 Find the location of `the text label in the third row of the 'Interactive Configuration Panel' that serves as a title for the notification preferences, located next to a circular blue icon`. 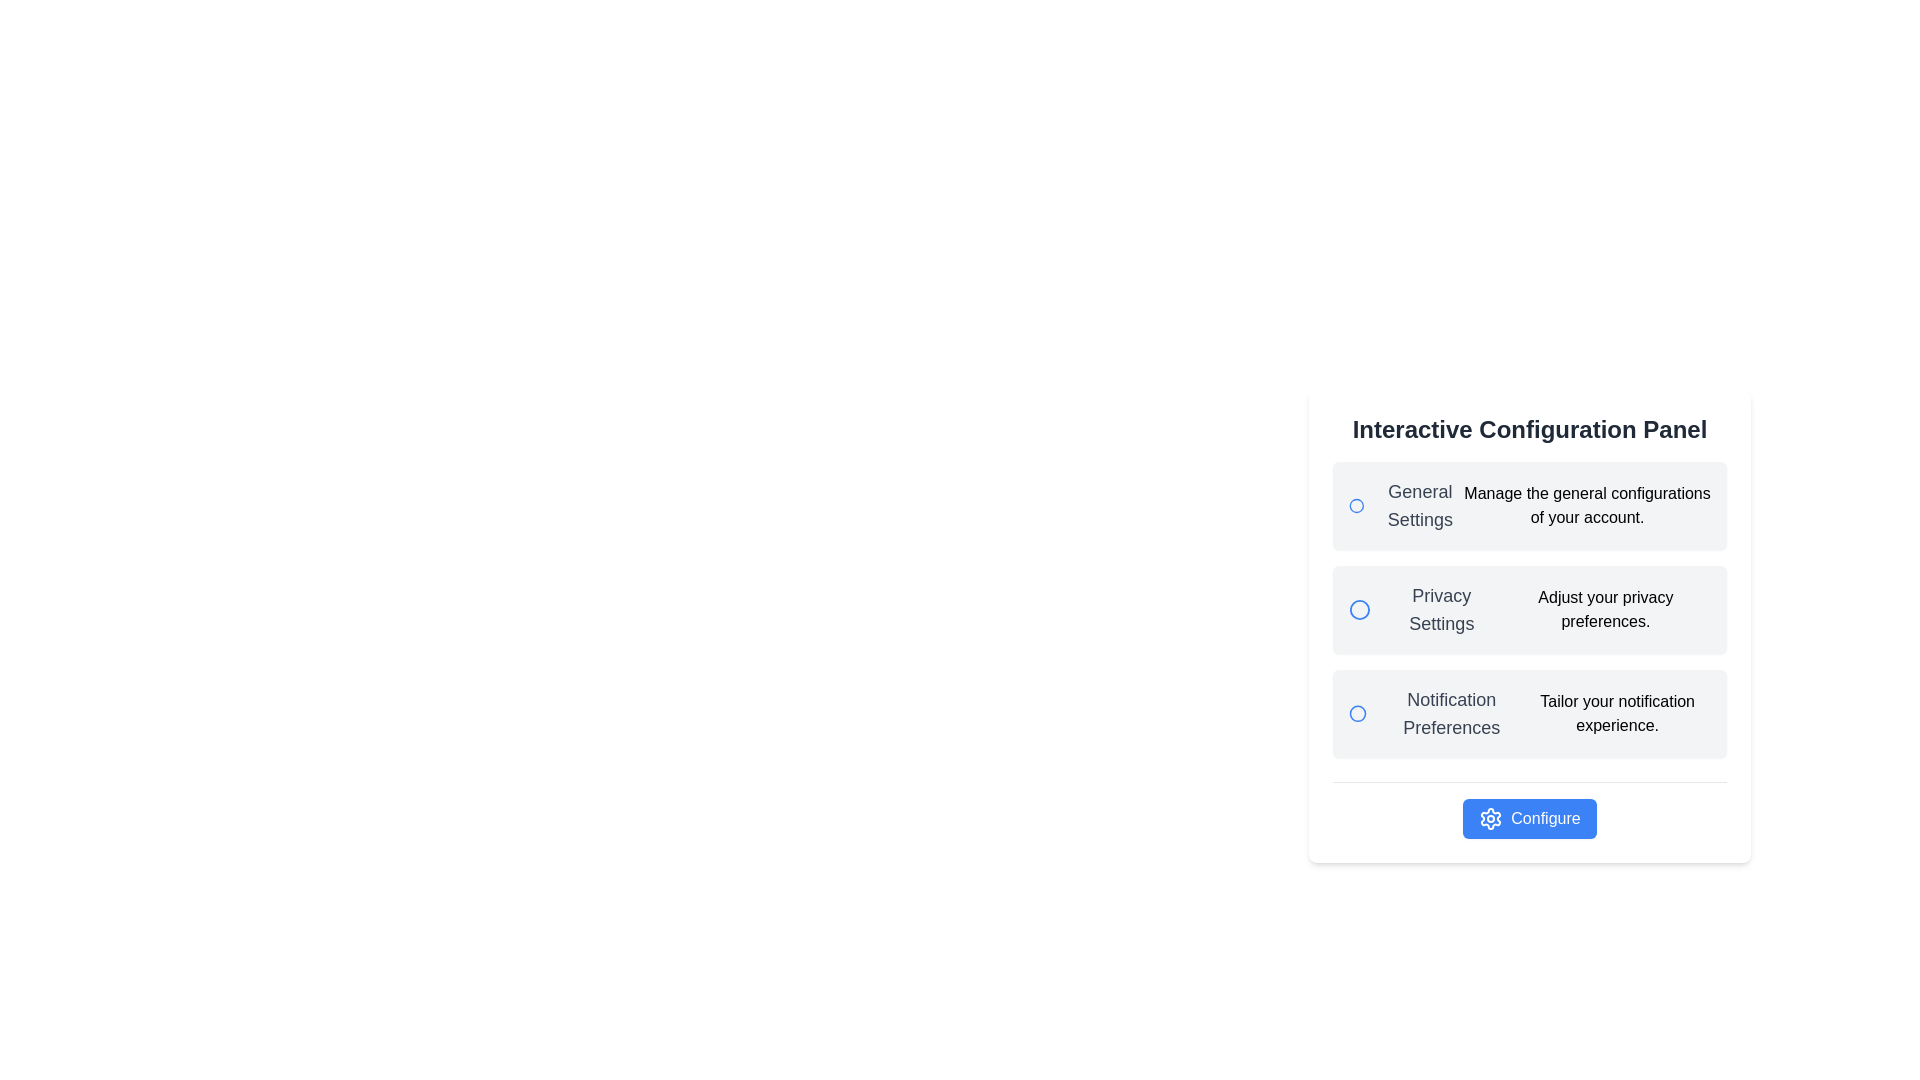

the text label in the third row of the 'Interactive Configuration Panel' that serves as a title for the notification preferences, located next to a circular blue icon is located at coordinates (1435, 712).